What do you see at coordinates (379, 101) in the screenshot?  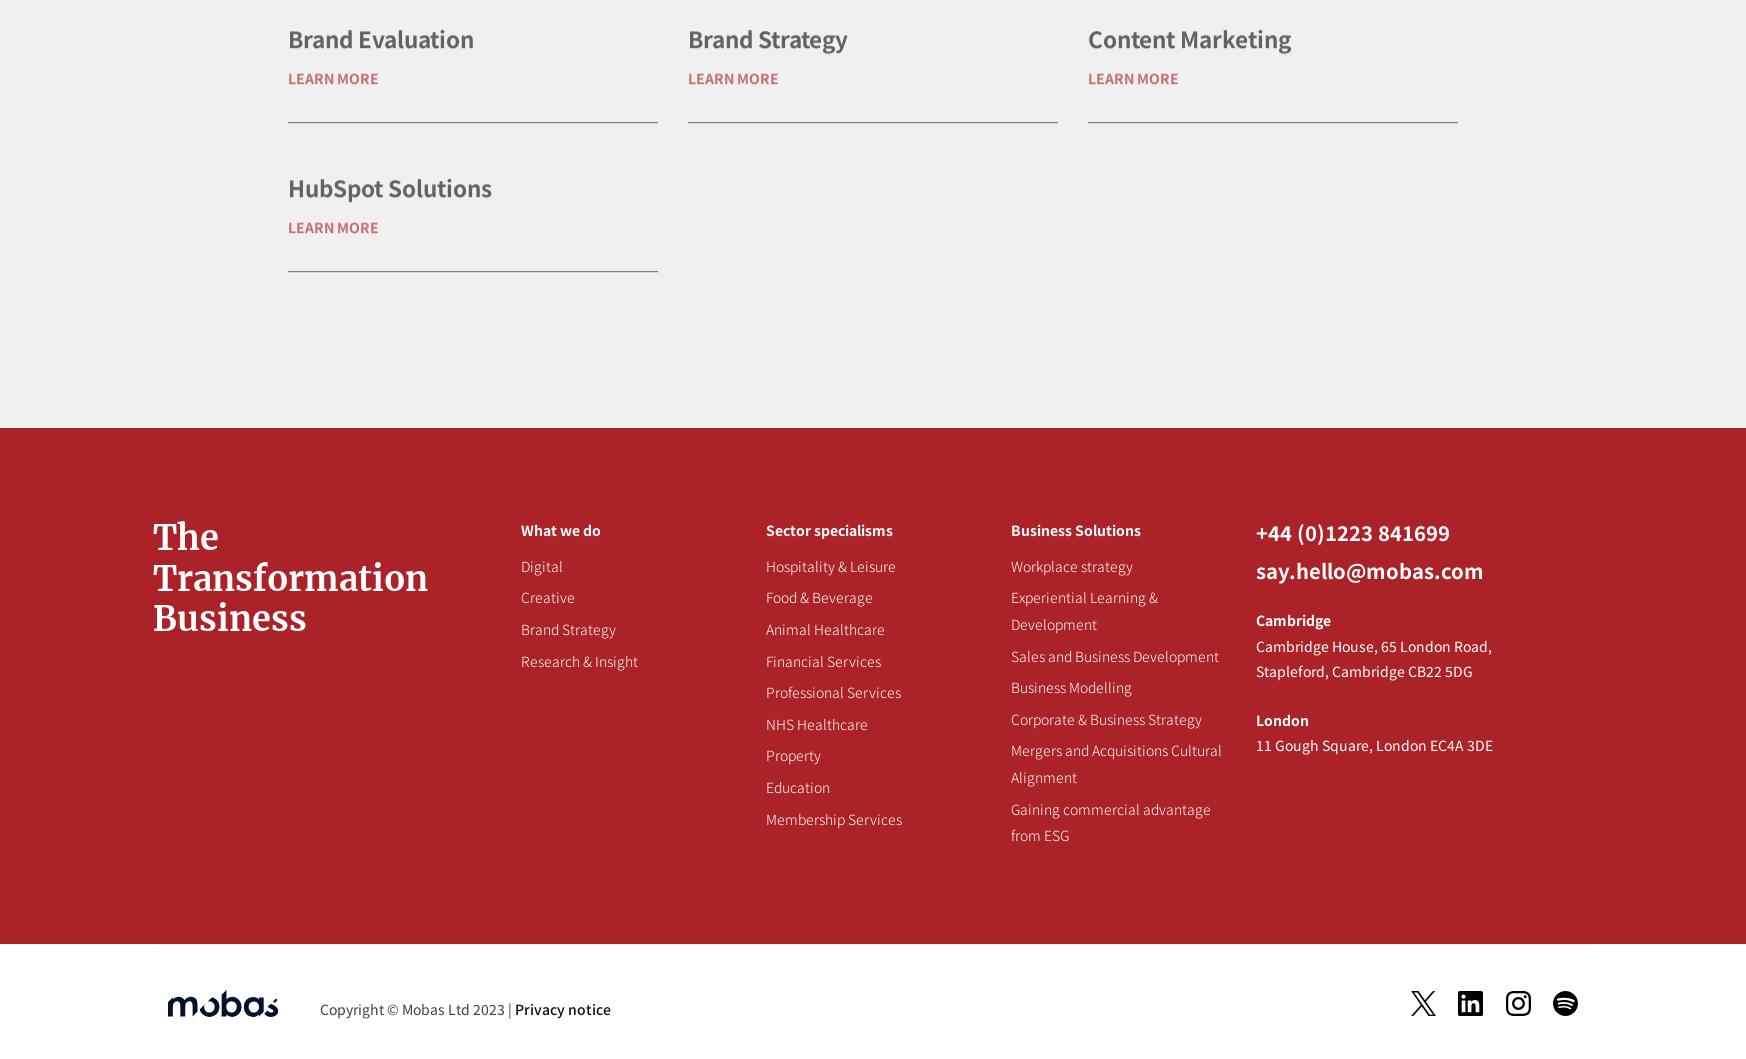 I see `'Brand Evaluation'` at bounding box center [379, 101].